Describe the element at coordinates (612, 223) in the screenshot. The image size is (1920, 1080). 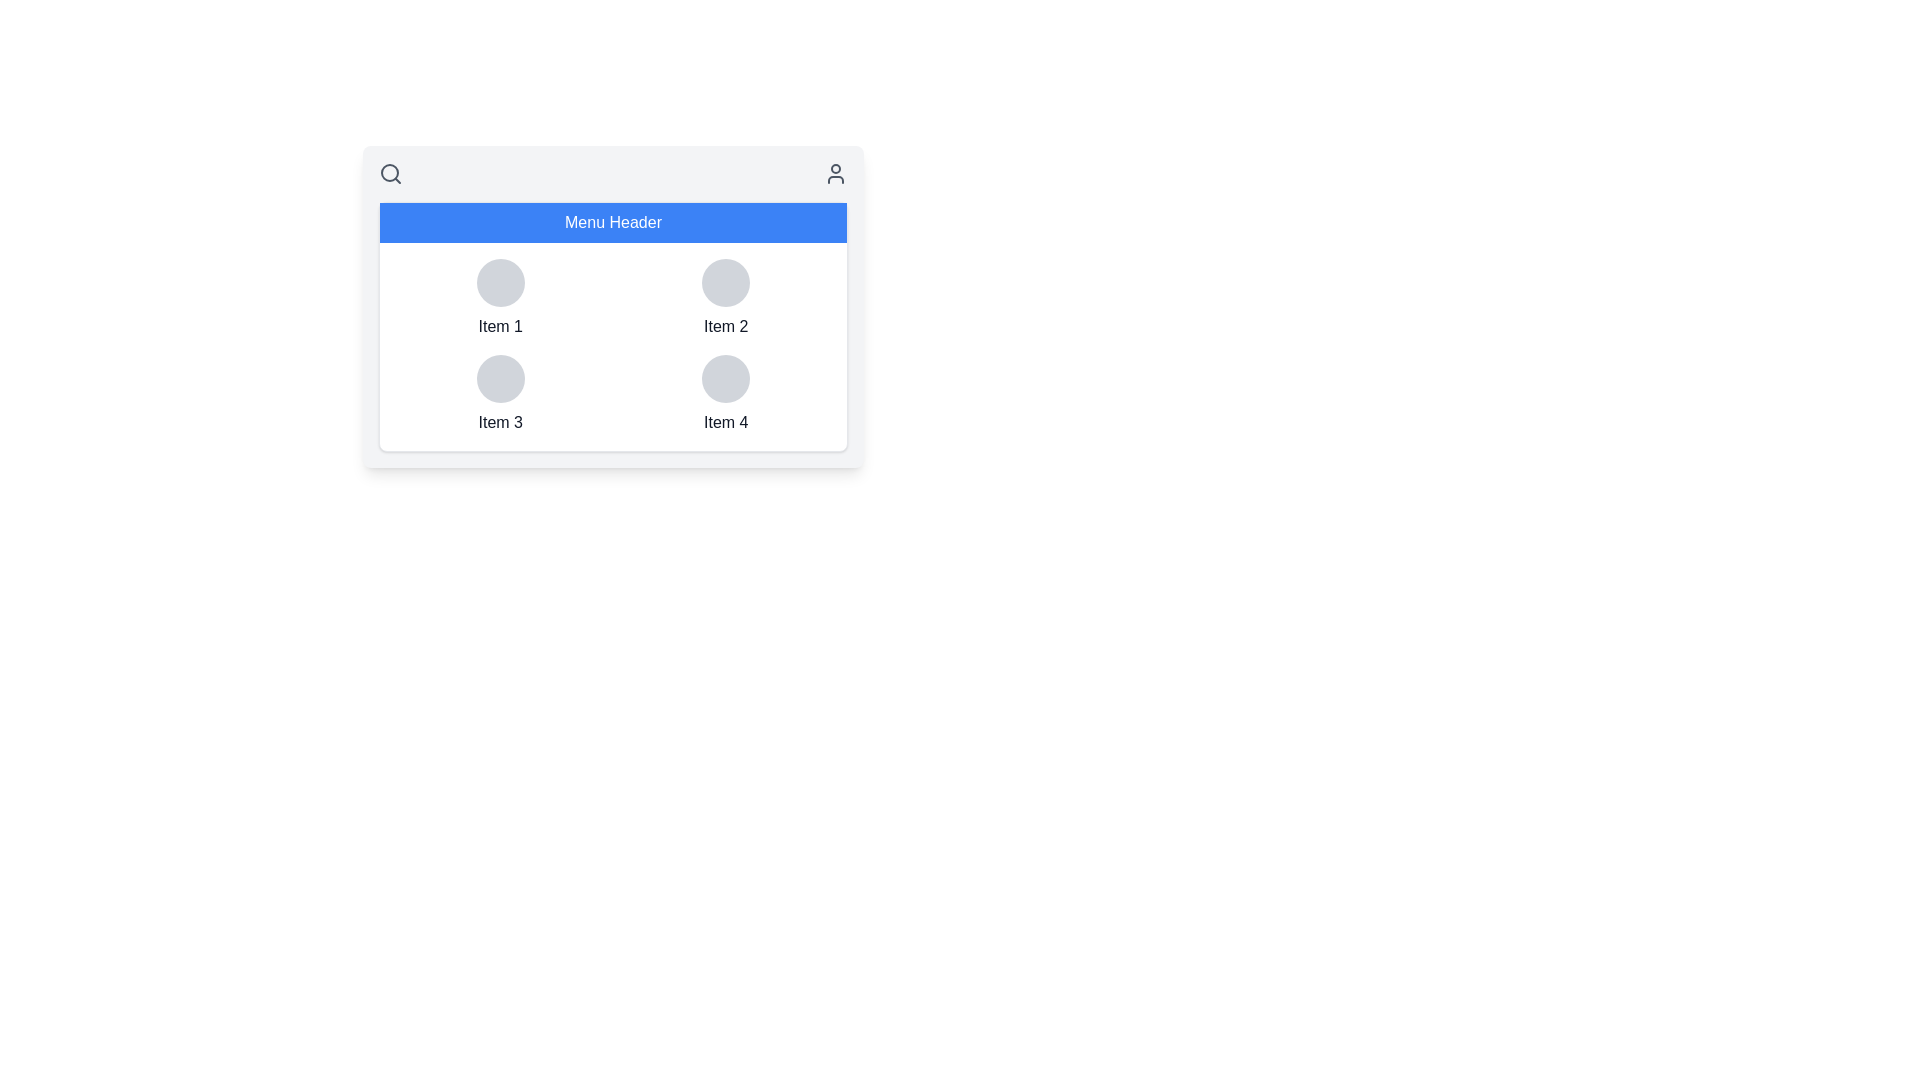
I see `the 'Menu Header' text label, which has a blue background and white text, positioned at the top of a card-like structure` at that location.